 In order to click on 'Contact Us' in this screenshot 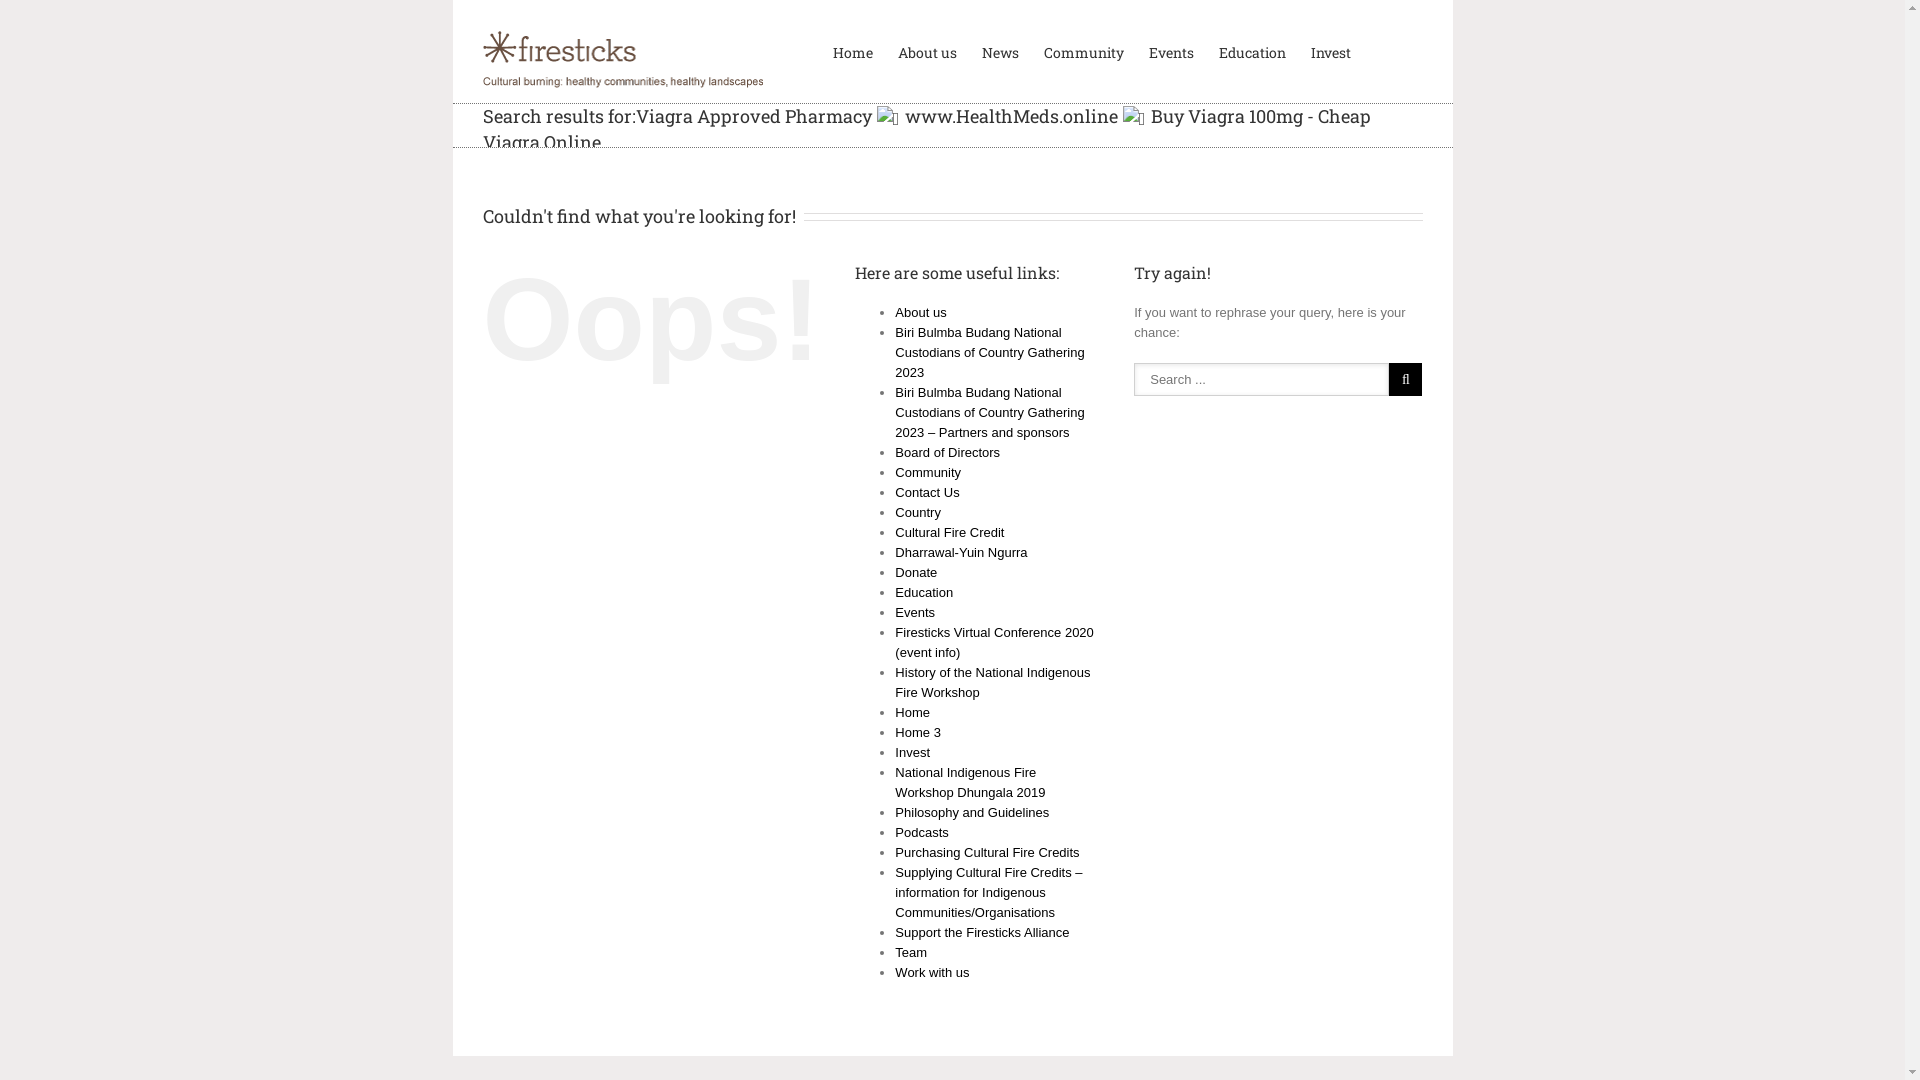, I will do `click(925, 492)`.